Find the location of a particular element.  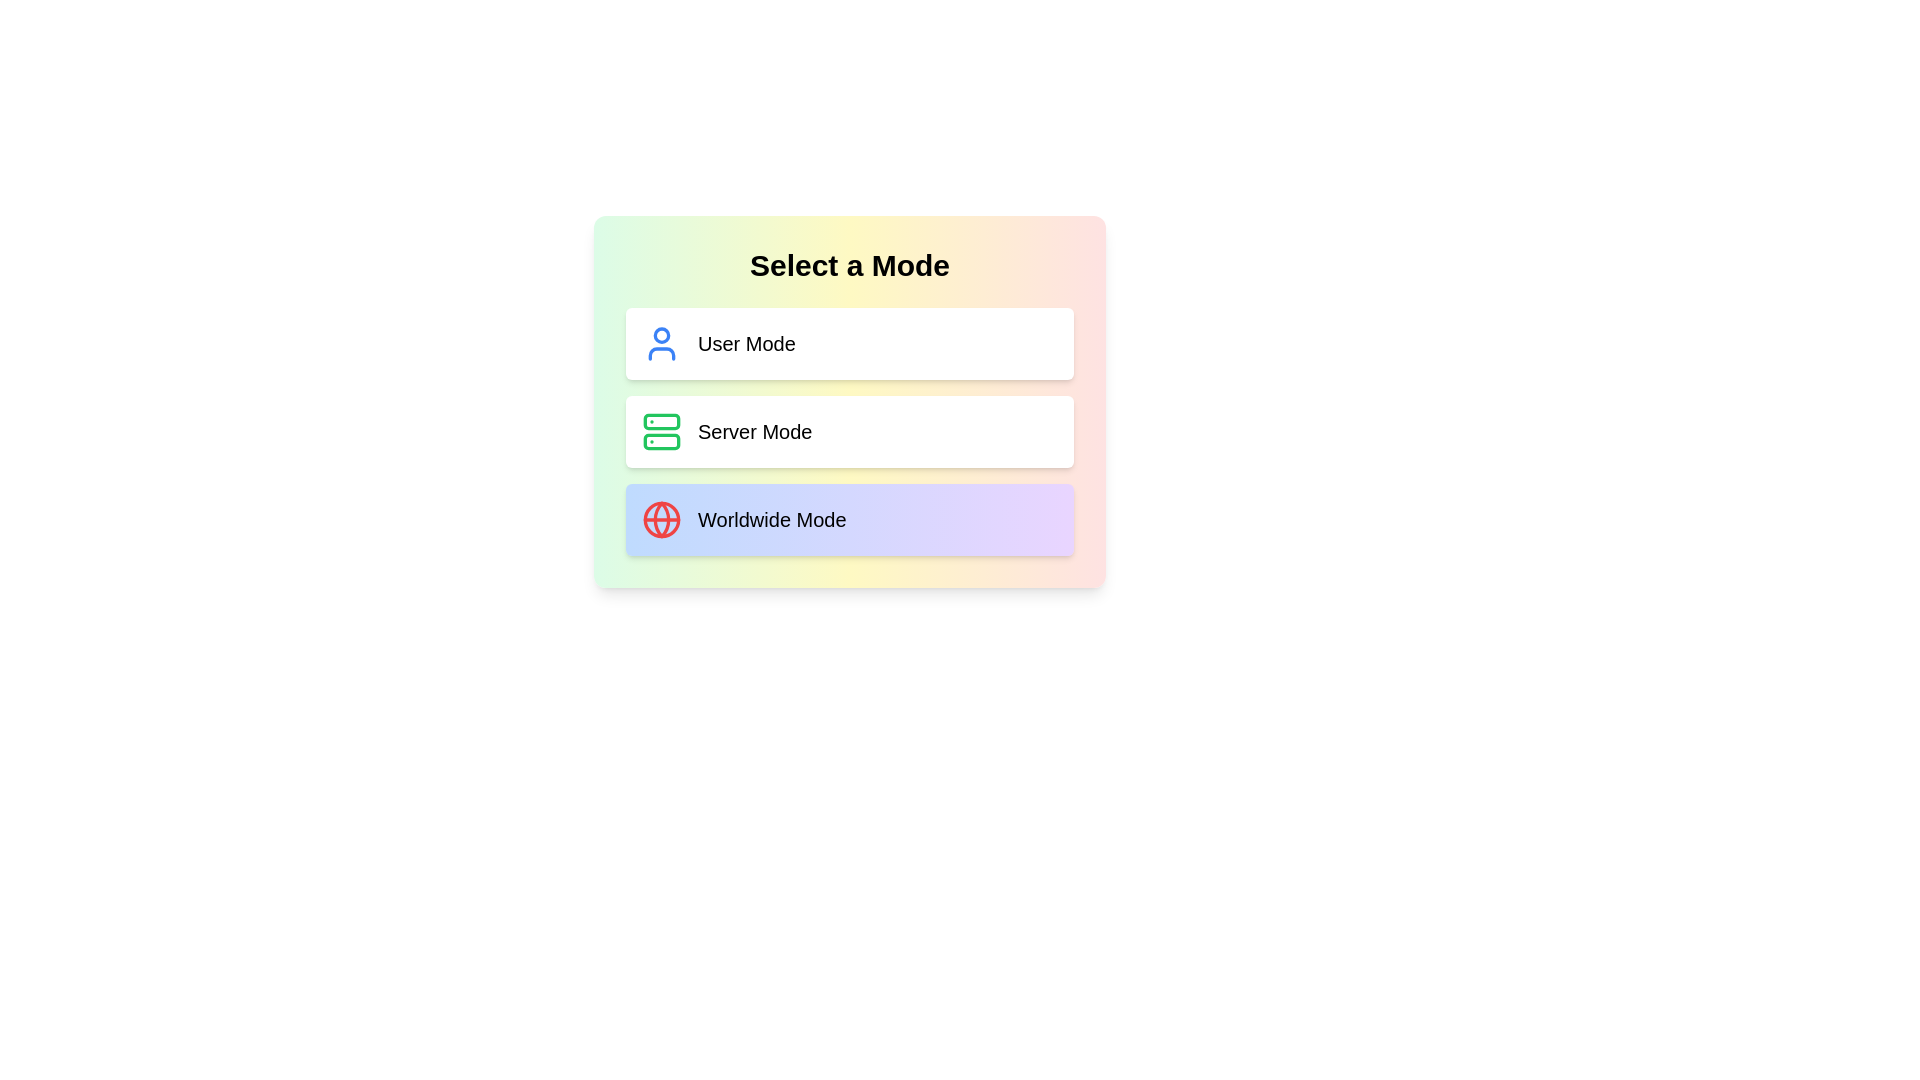

the user icon, which is an outline of a person with a blue outline, prominently positioned to the left of the 'User Mode' text in the 'Select a Mode' list is located at coordinates (662, 342).